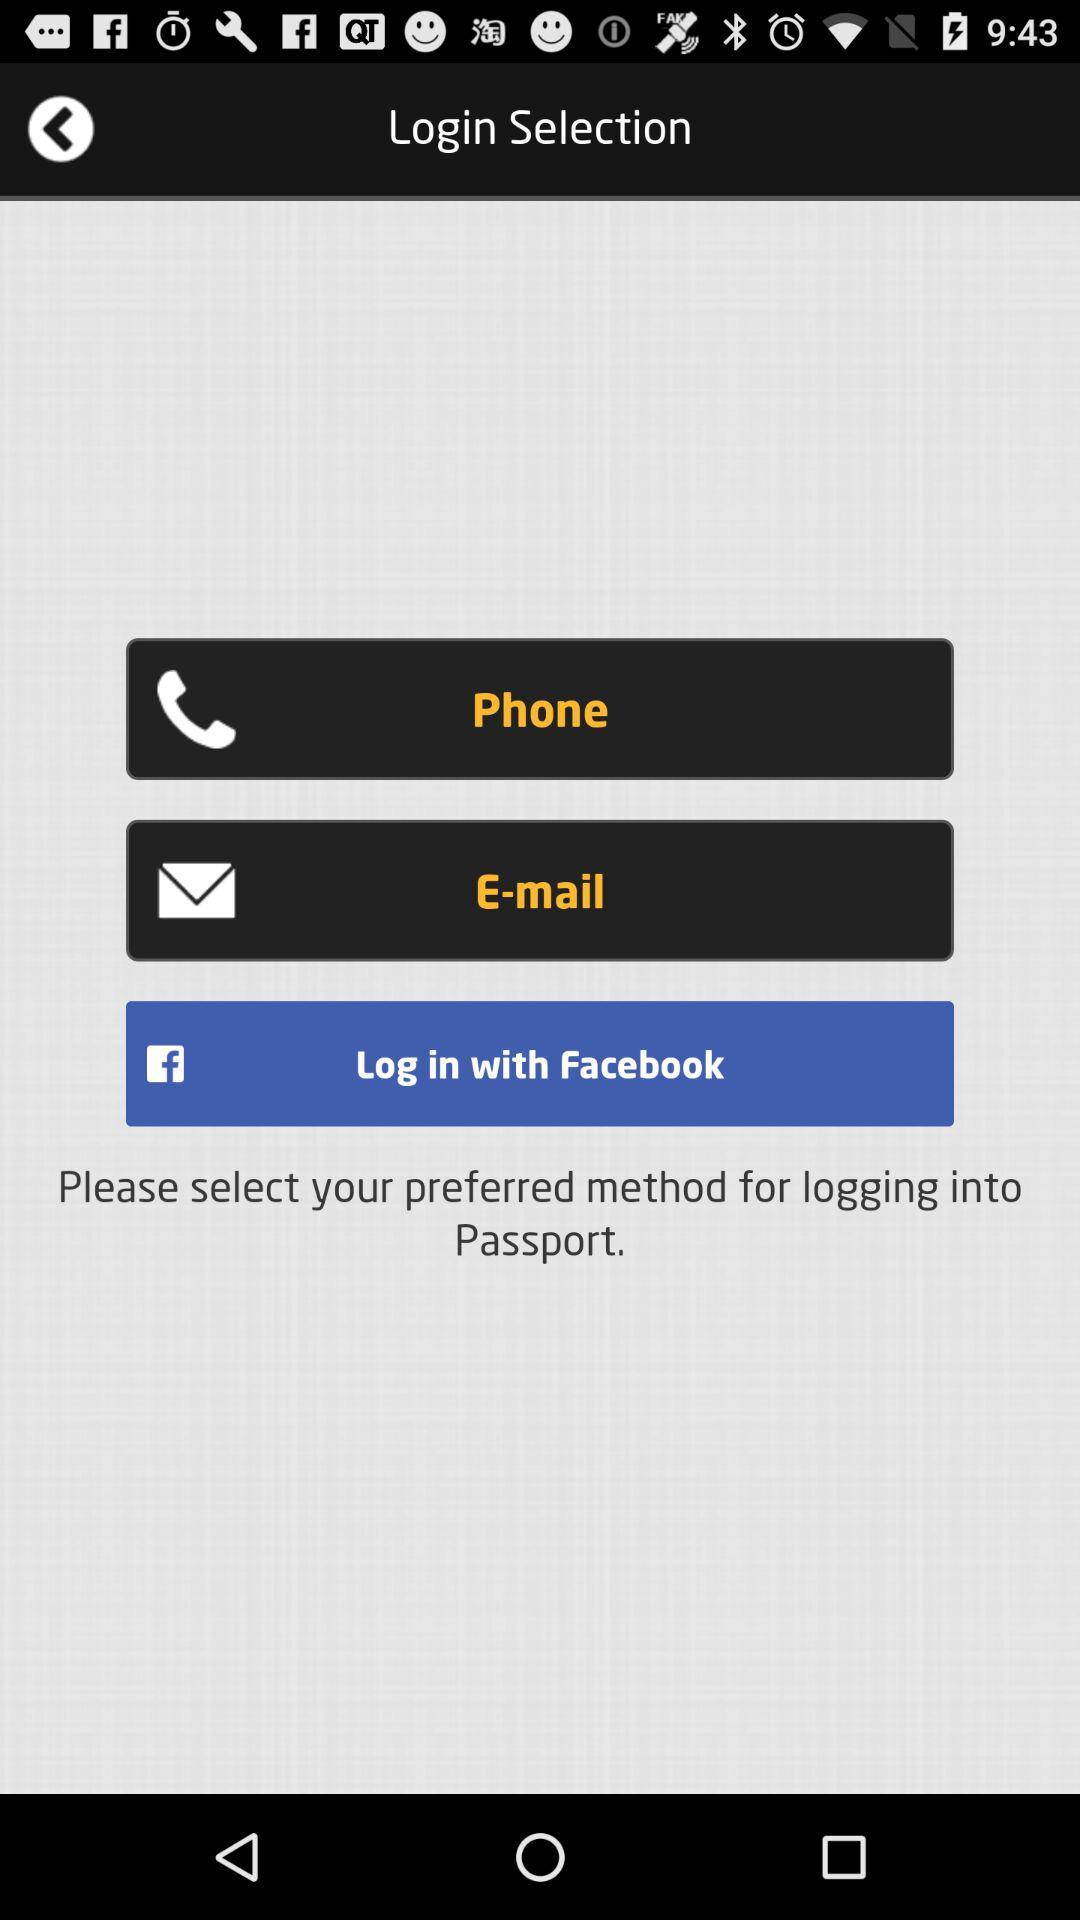 This screenshot has width=1080, height=1920. I want to click on phone item, so click(540, 709).